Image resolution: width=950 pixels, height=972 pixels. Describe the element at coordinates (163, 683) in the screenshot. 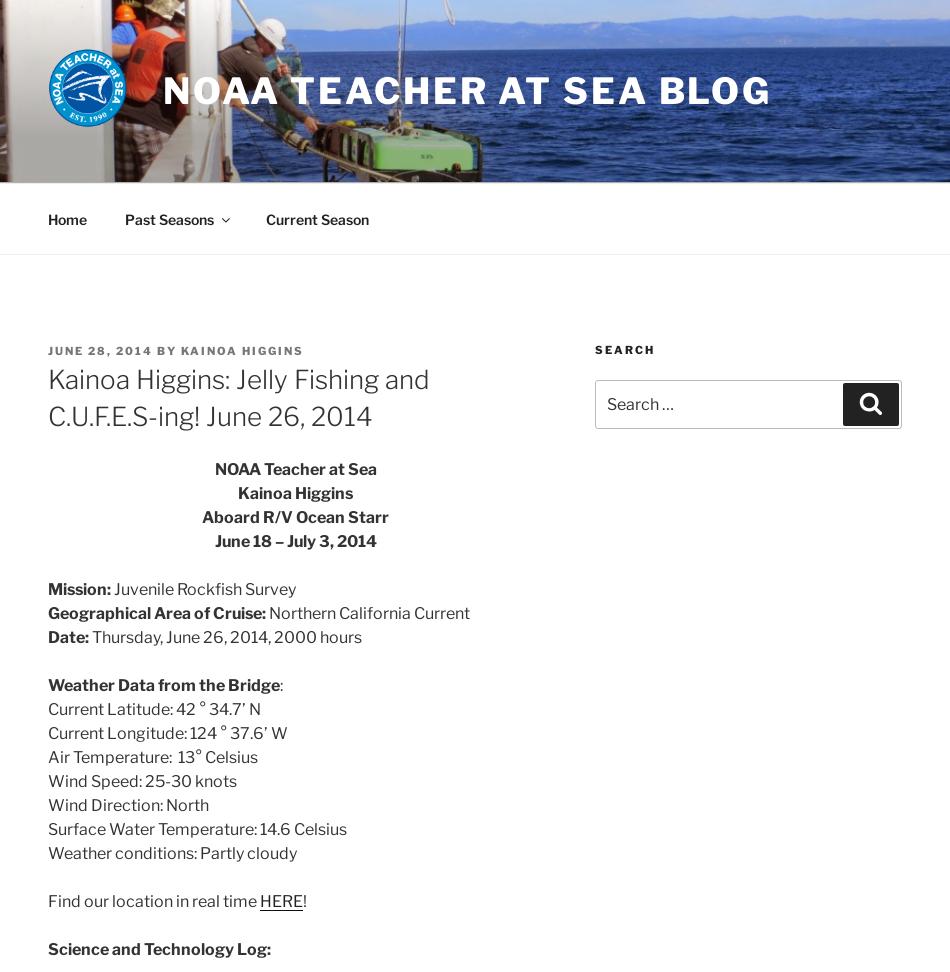

I see `'Weather Data from the Bridge'` at that location.